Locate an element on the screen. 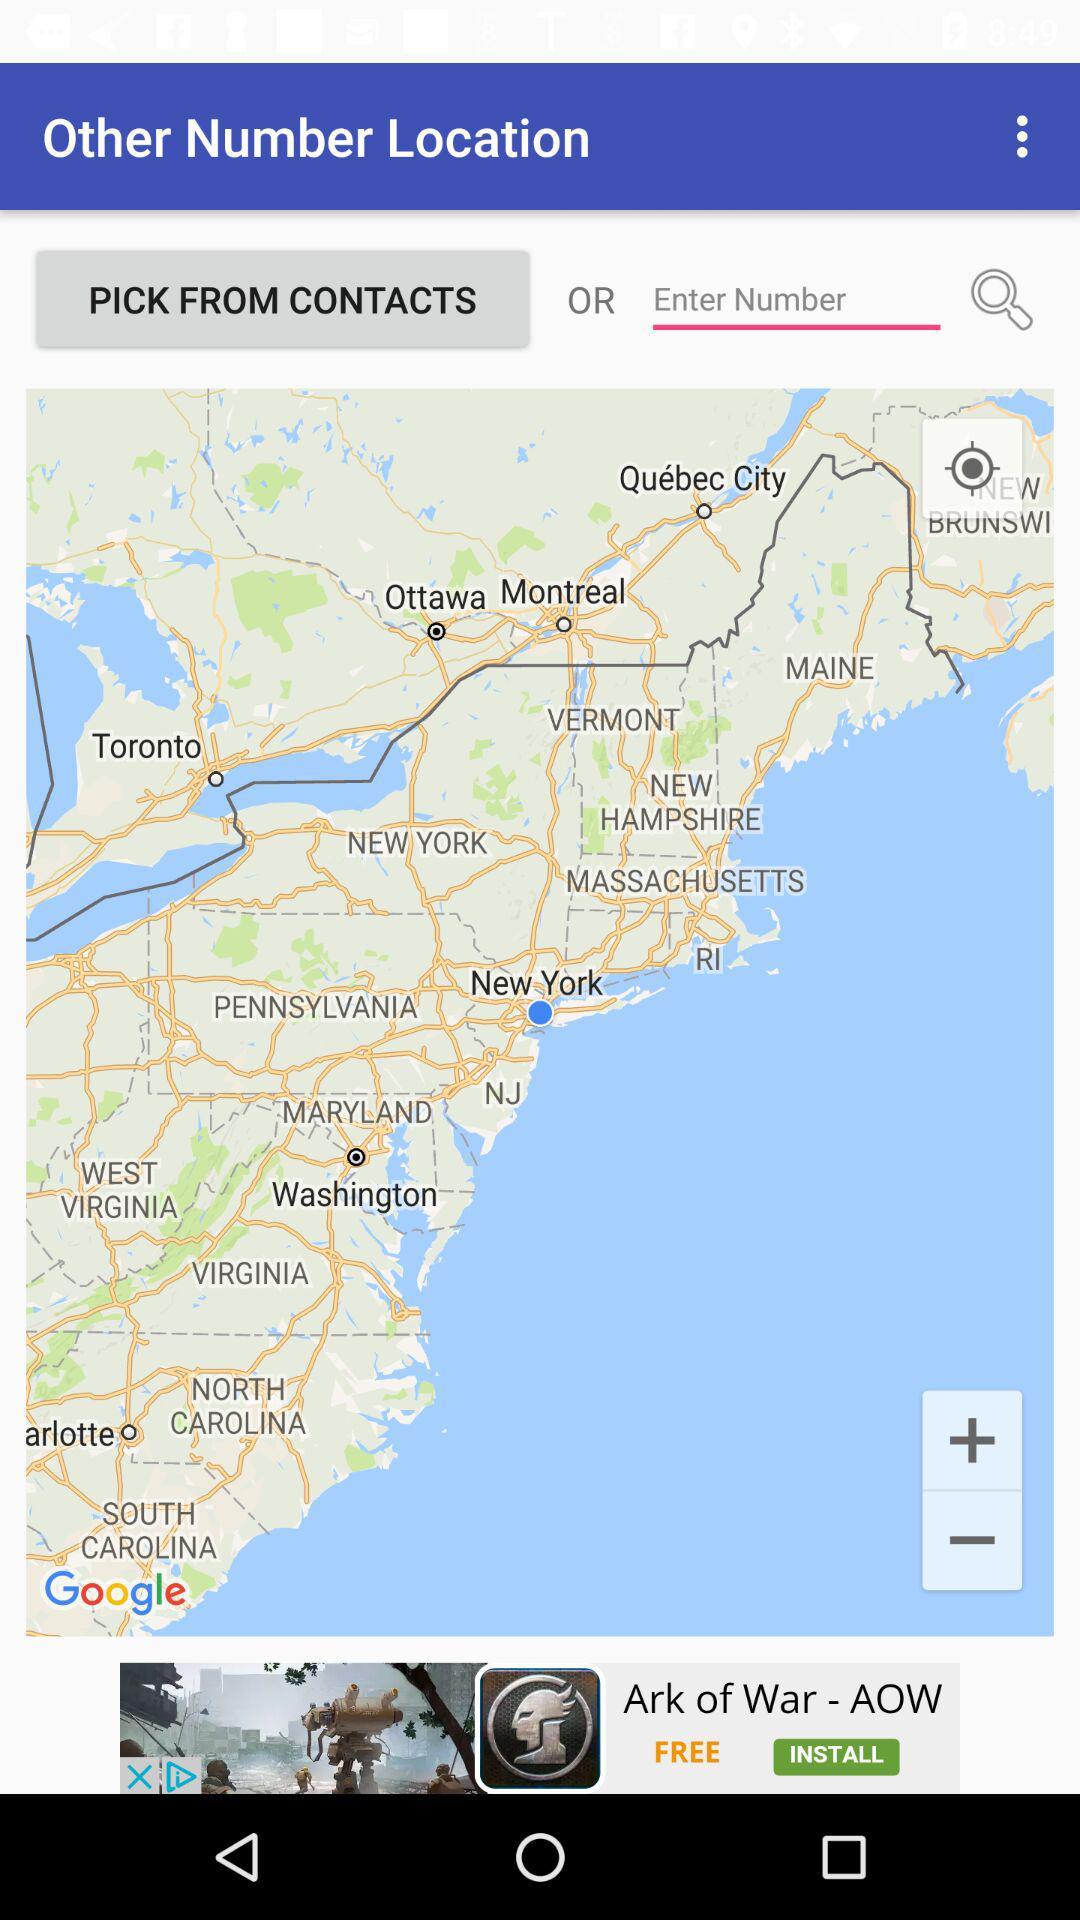 The image size is (1080, 1920). the add icon is located at coordinates (971, 1437).